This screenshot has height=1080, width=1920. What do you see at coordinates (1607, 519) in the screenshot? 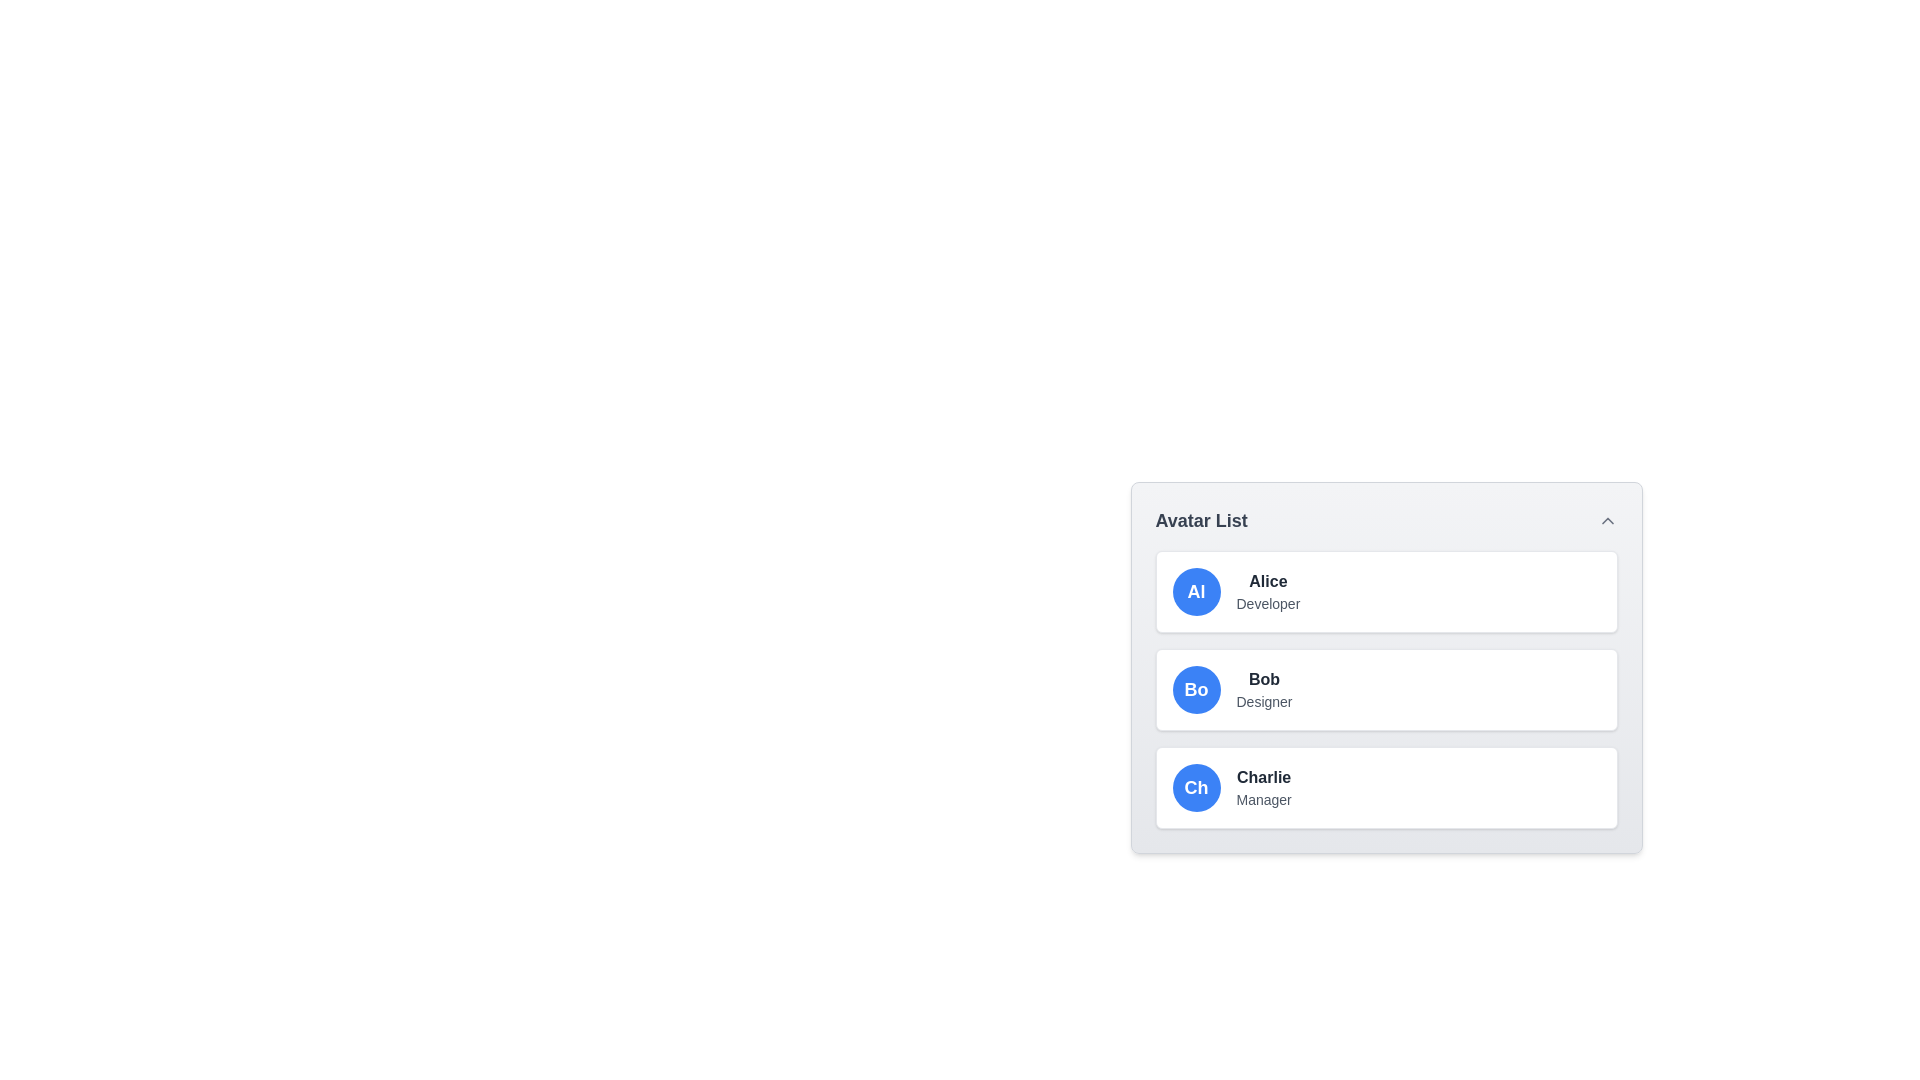
I see `the button that toggles the 'Avatar List' section, located to the far right of the section header, next to the title 'Avatar List'` at bounding box center [1607, 519].